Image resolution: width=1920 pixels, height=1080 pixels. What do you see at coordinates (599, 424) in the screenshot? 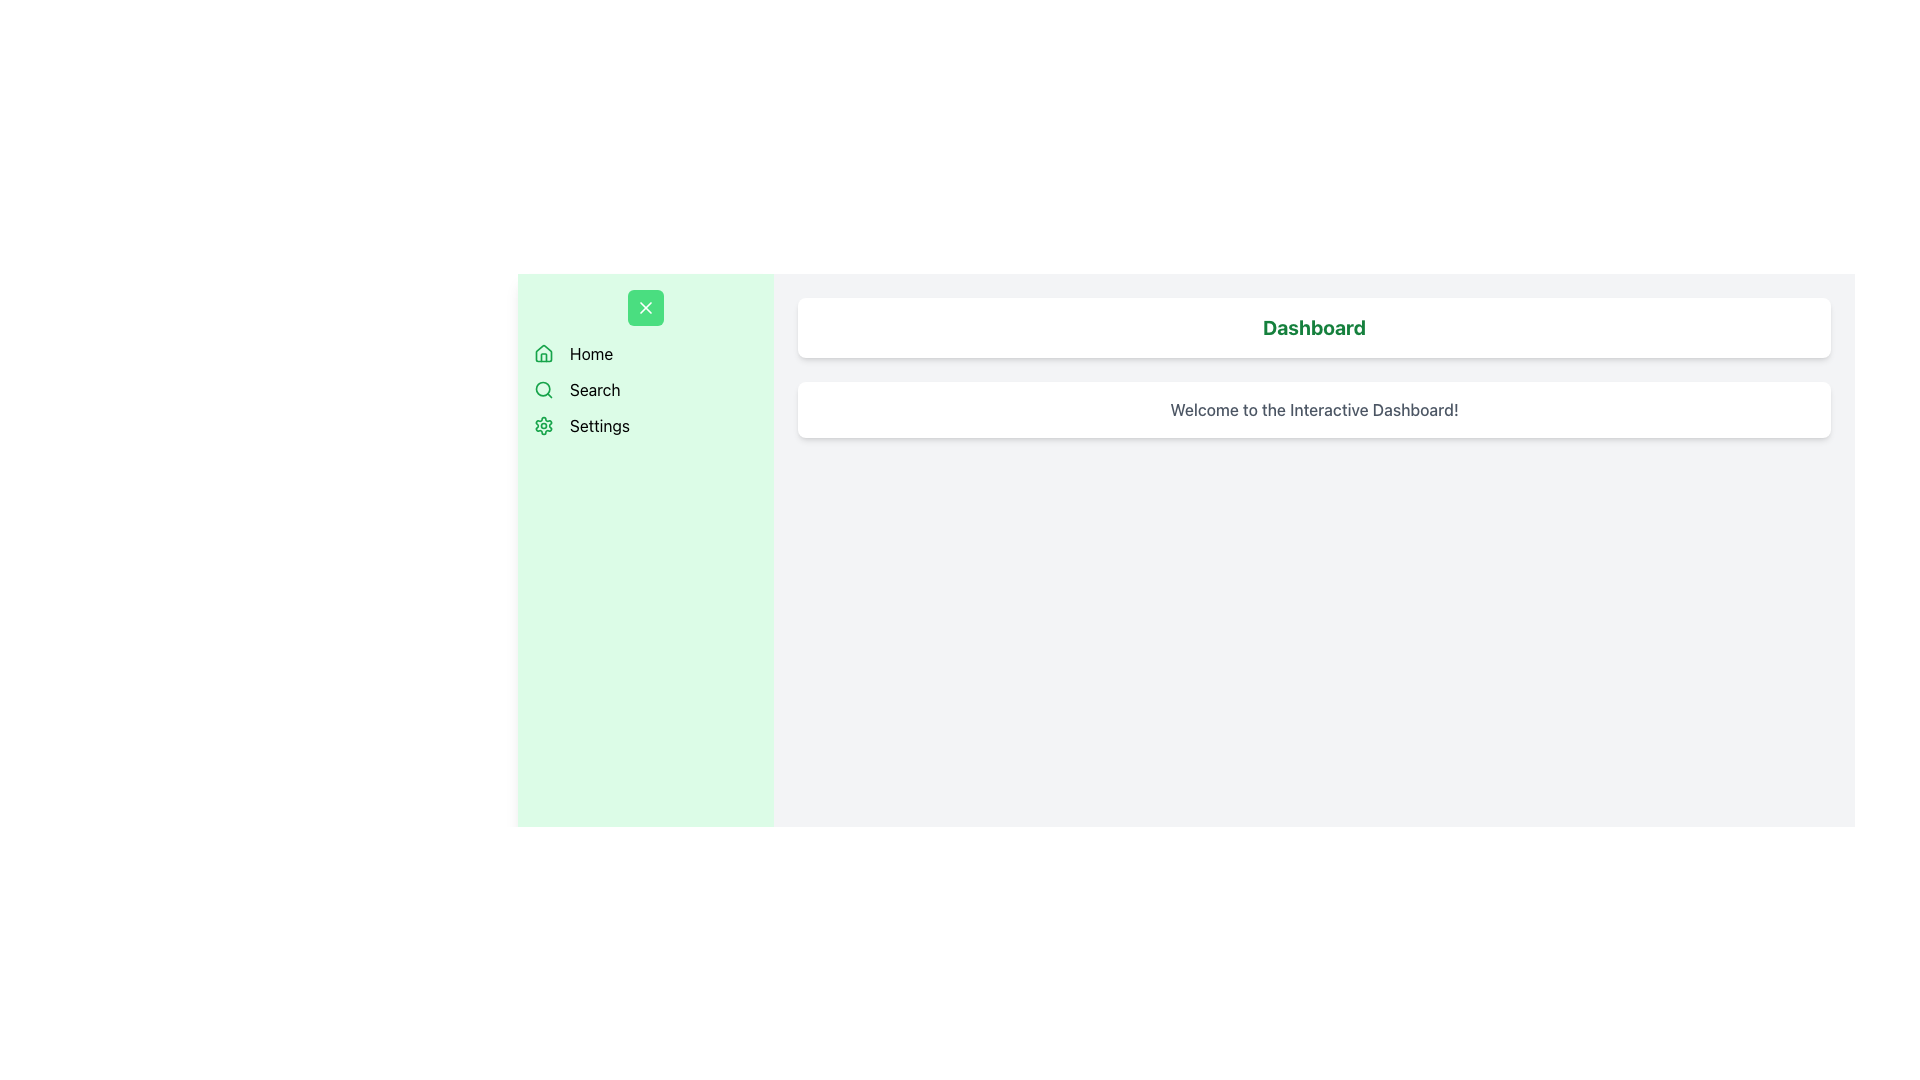
I see `the navigation text label located below the 'Search' menu label, which directs to the settings page` at bounding box center [599, 424].